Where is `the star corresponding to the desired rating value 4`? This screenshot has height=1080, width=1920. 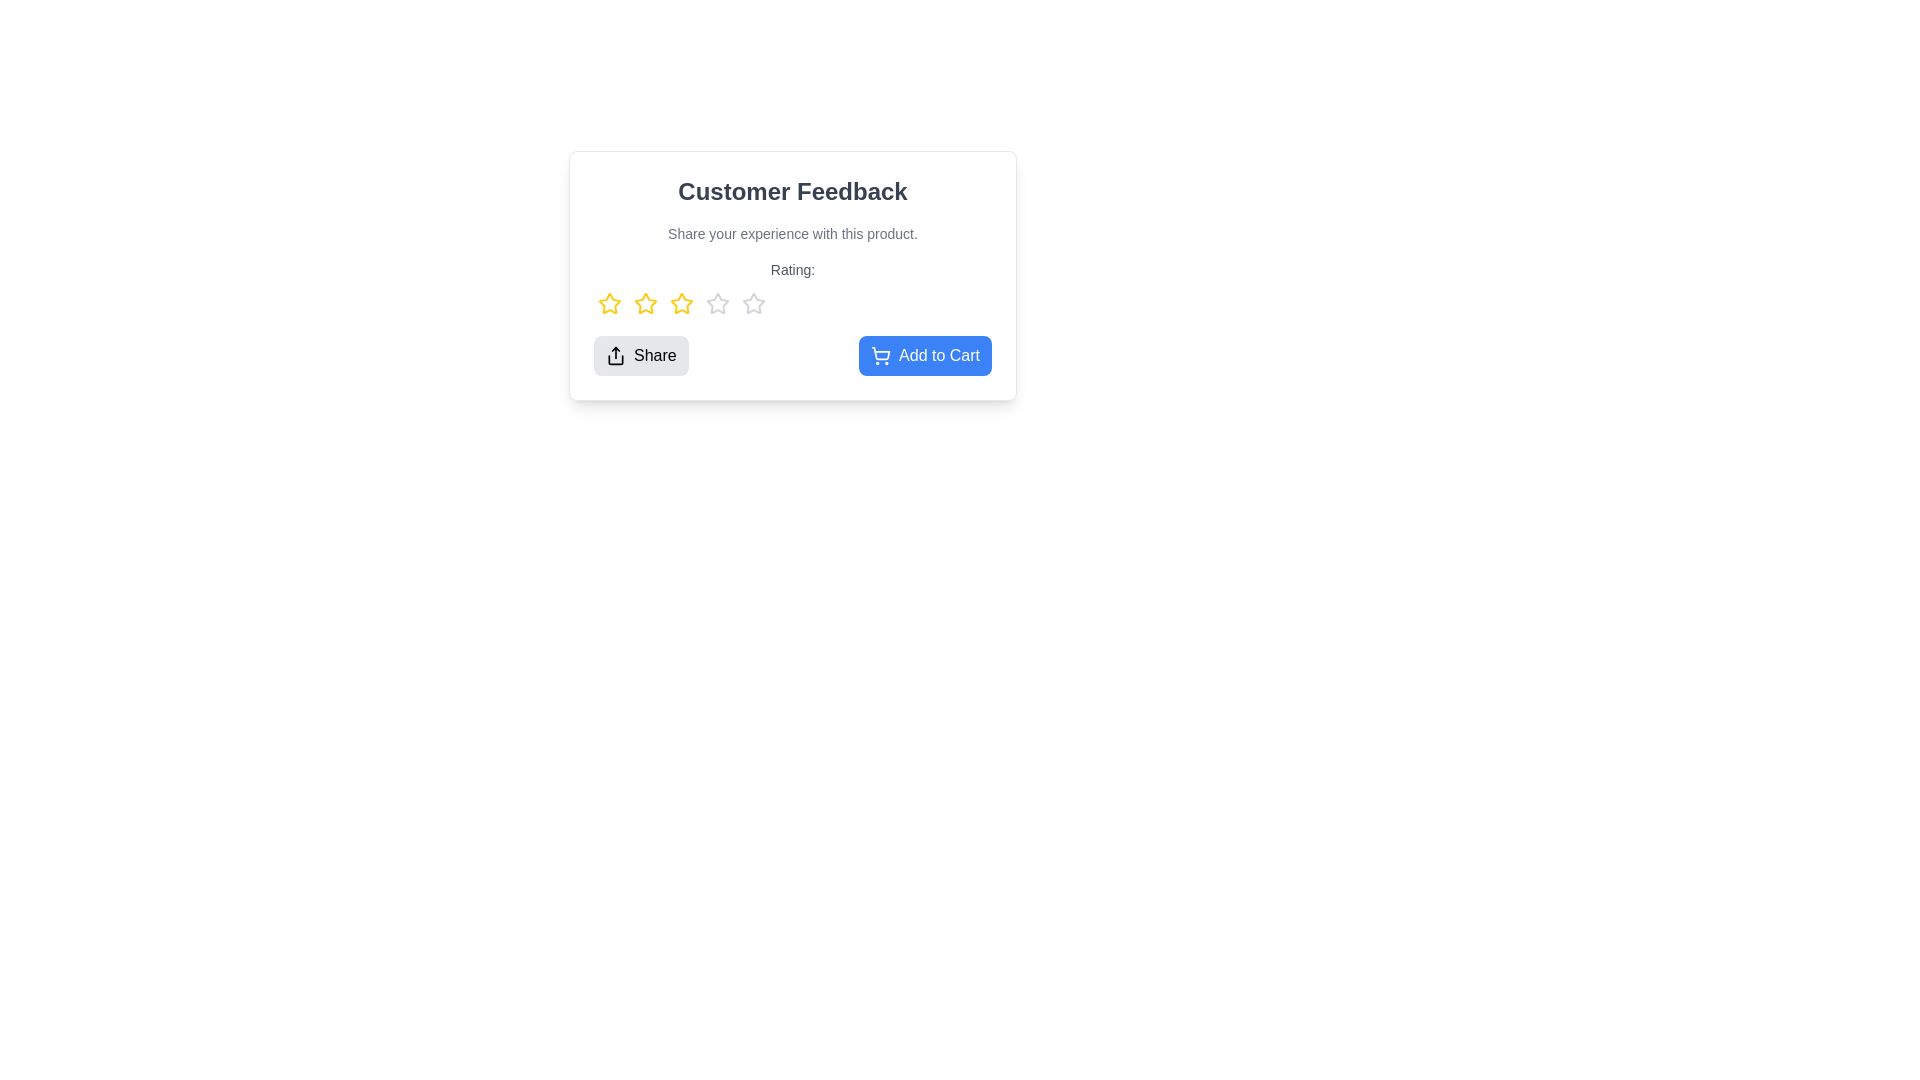
the star corresponding to the desired rating value 4 is located at coordinates (718, 304).